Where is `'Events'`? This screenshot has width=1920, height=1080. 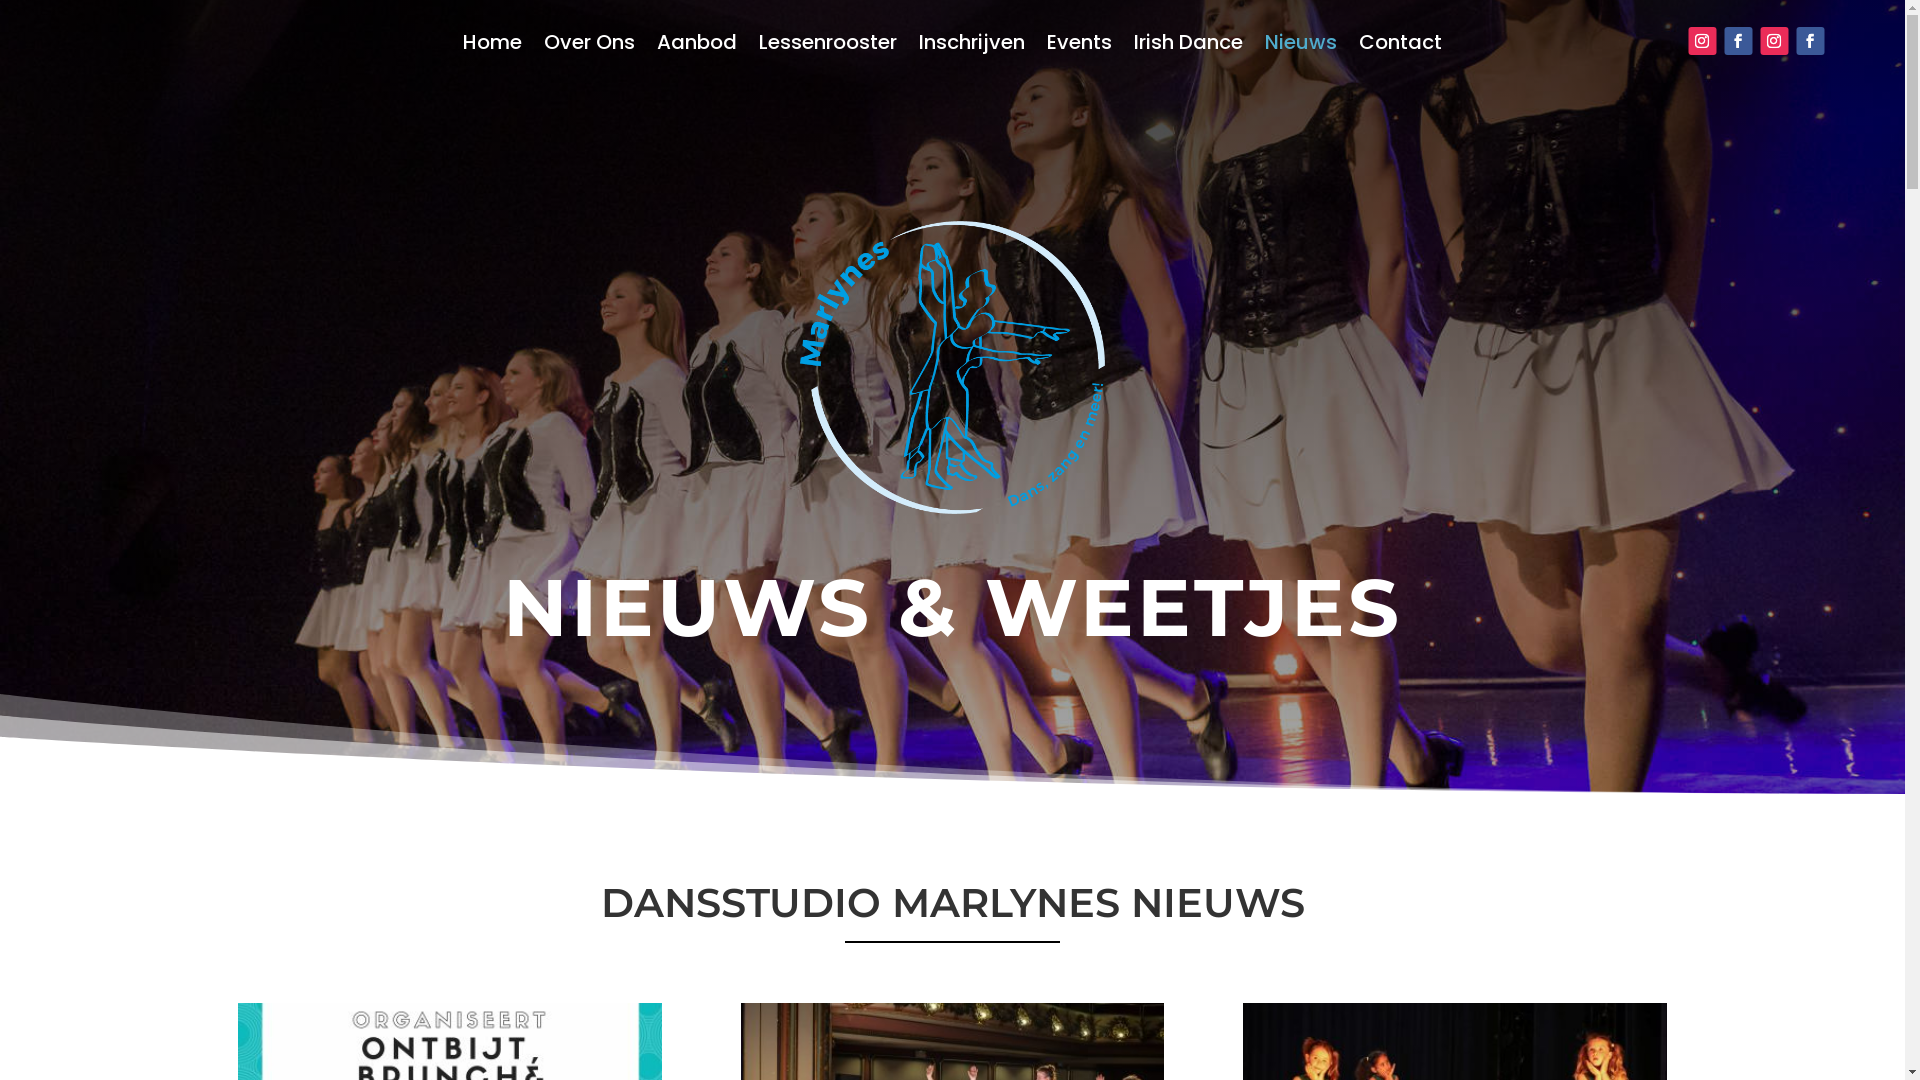 'Events' is located at coordinates (1078, 45).